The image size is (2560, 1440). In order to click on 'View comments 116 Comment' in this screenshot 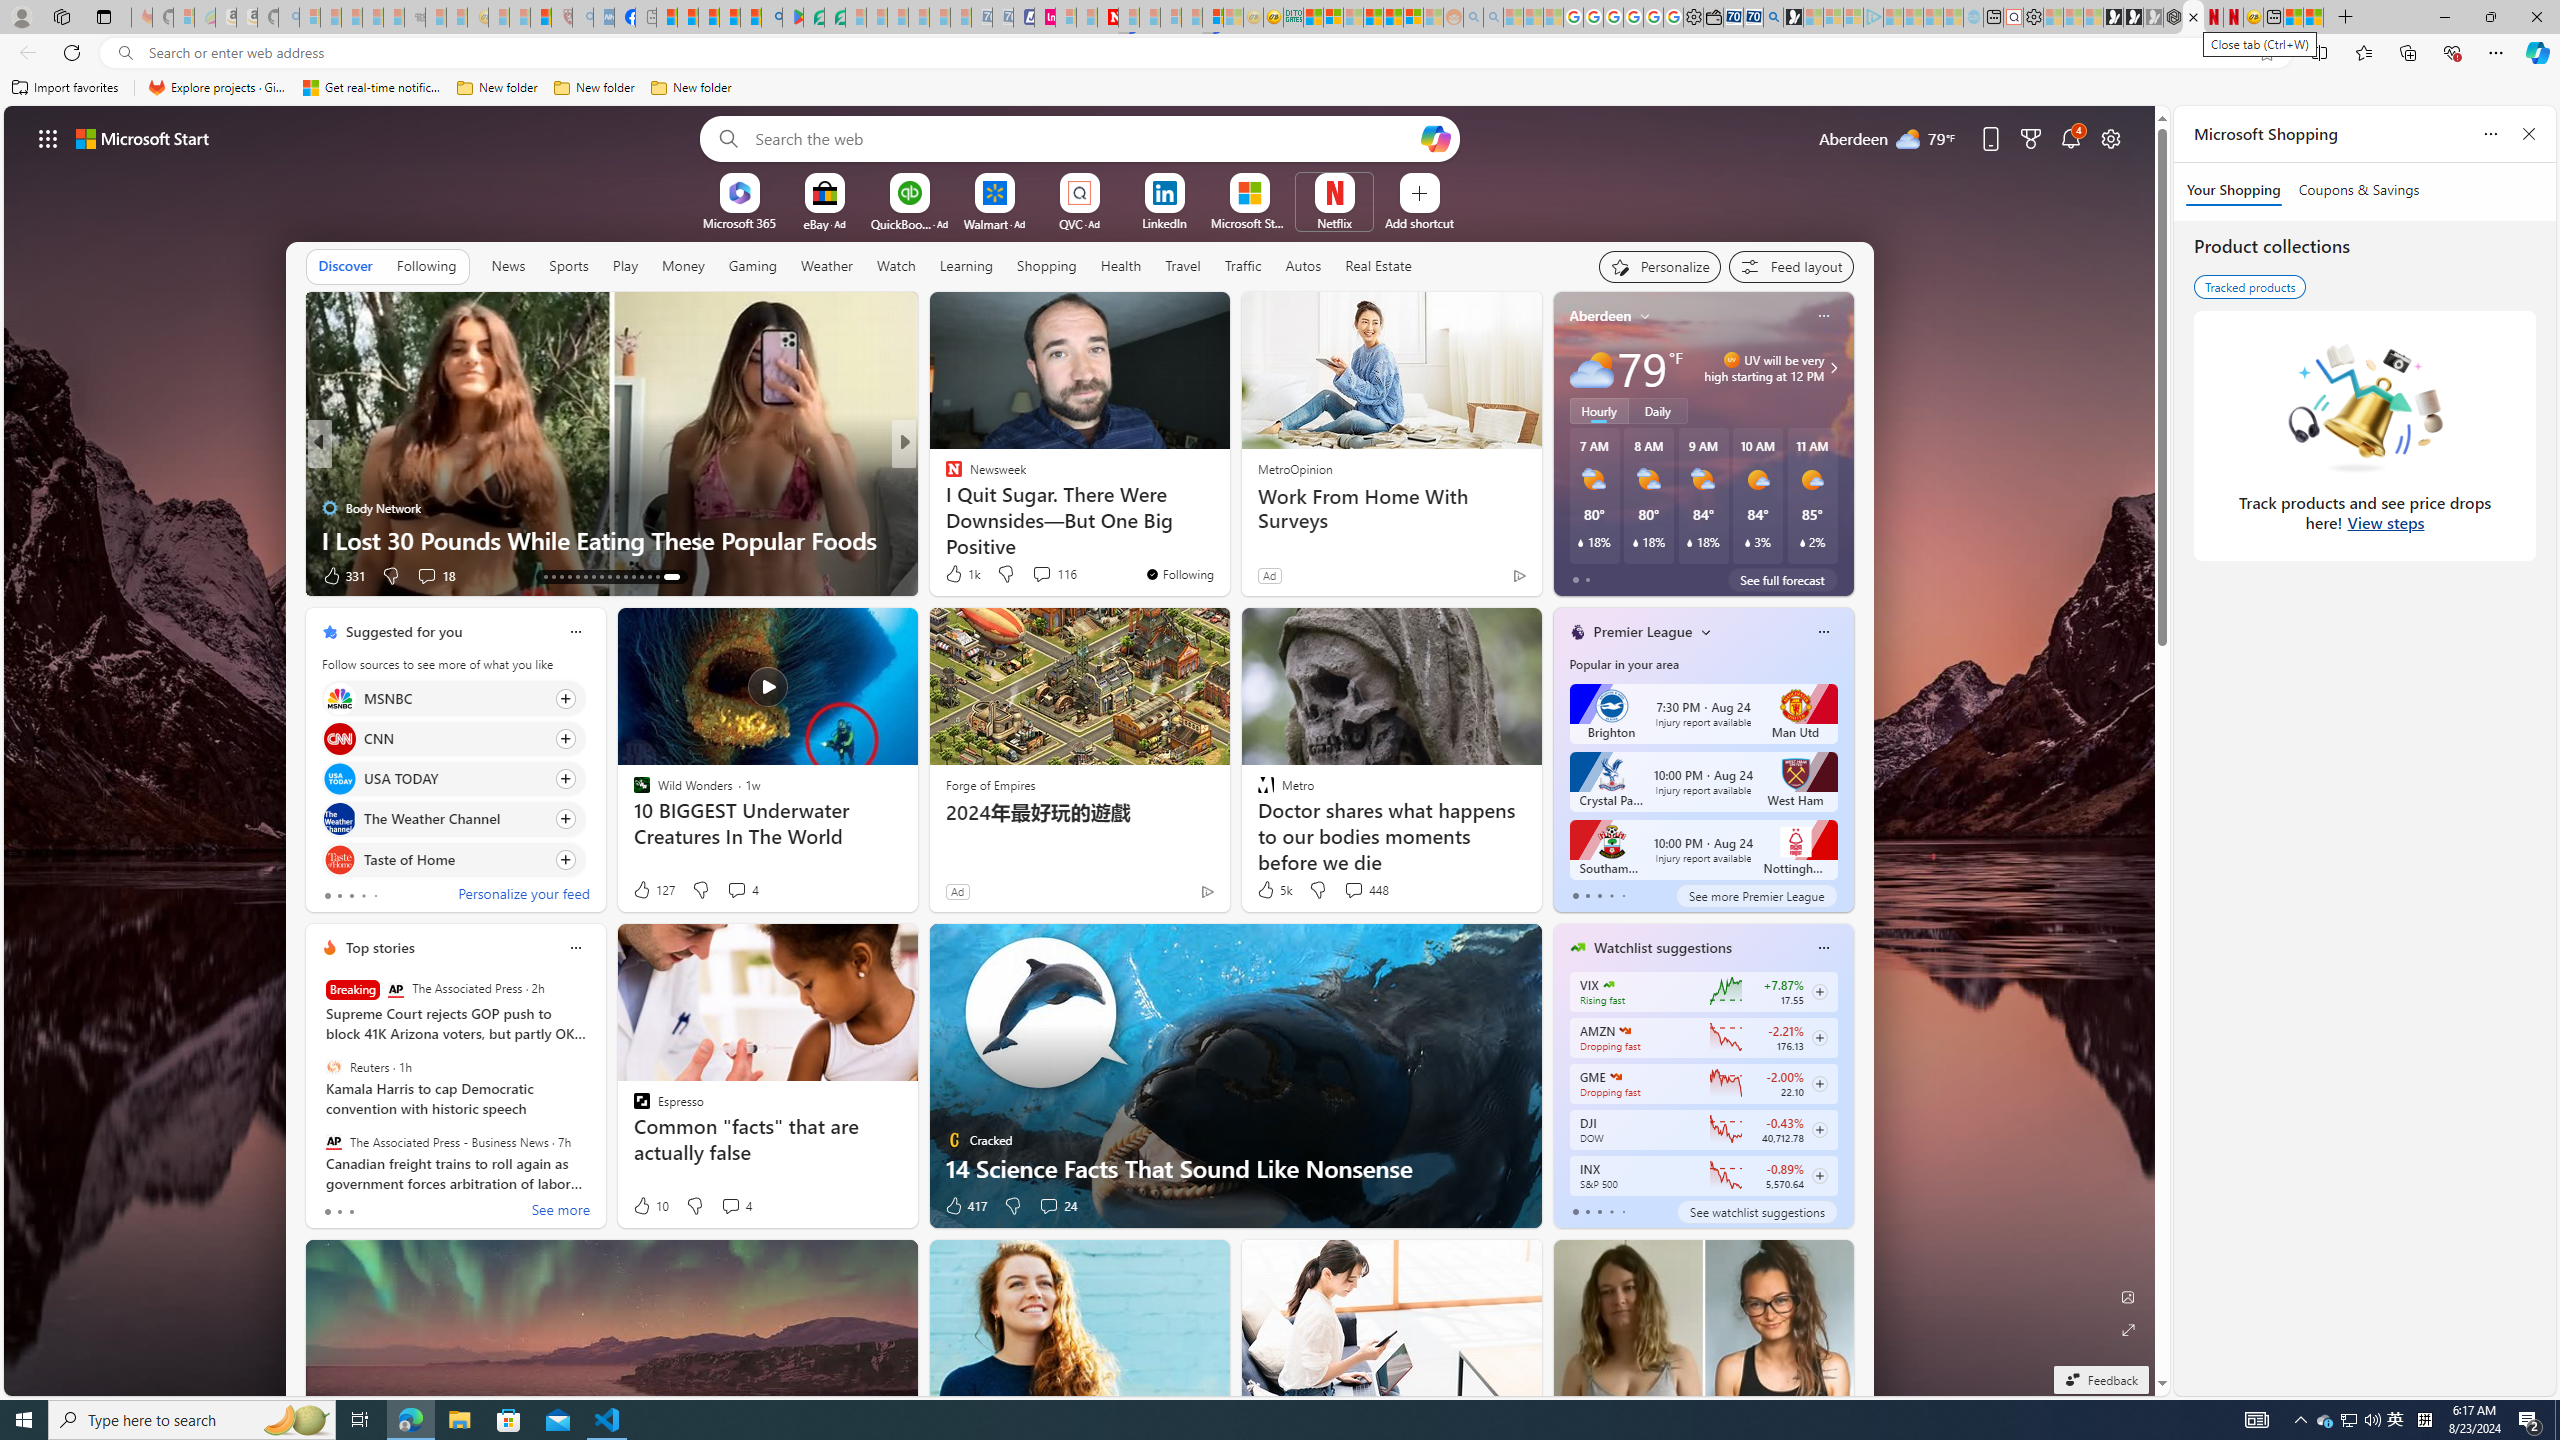, I will do `click(1053, 572)`.